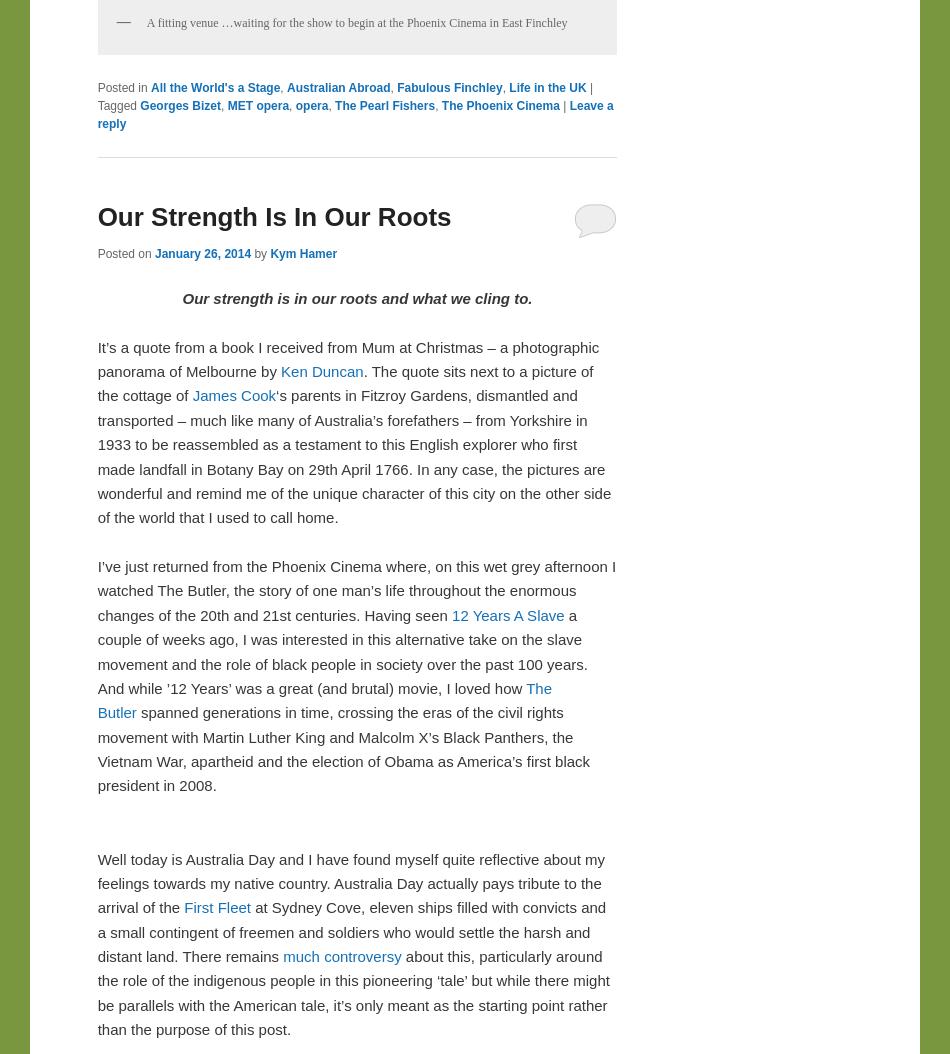 This screenshot has width=950, height=1054. I want to click on 'It’s a quote from a book I received from Mum at Christmas – a photographic panorama of Melbourne by', so click(346, 358).